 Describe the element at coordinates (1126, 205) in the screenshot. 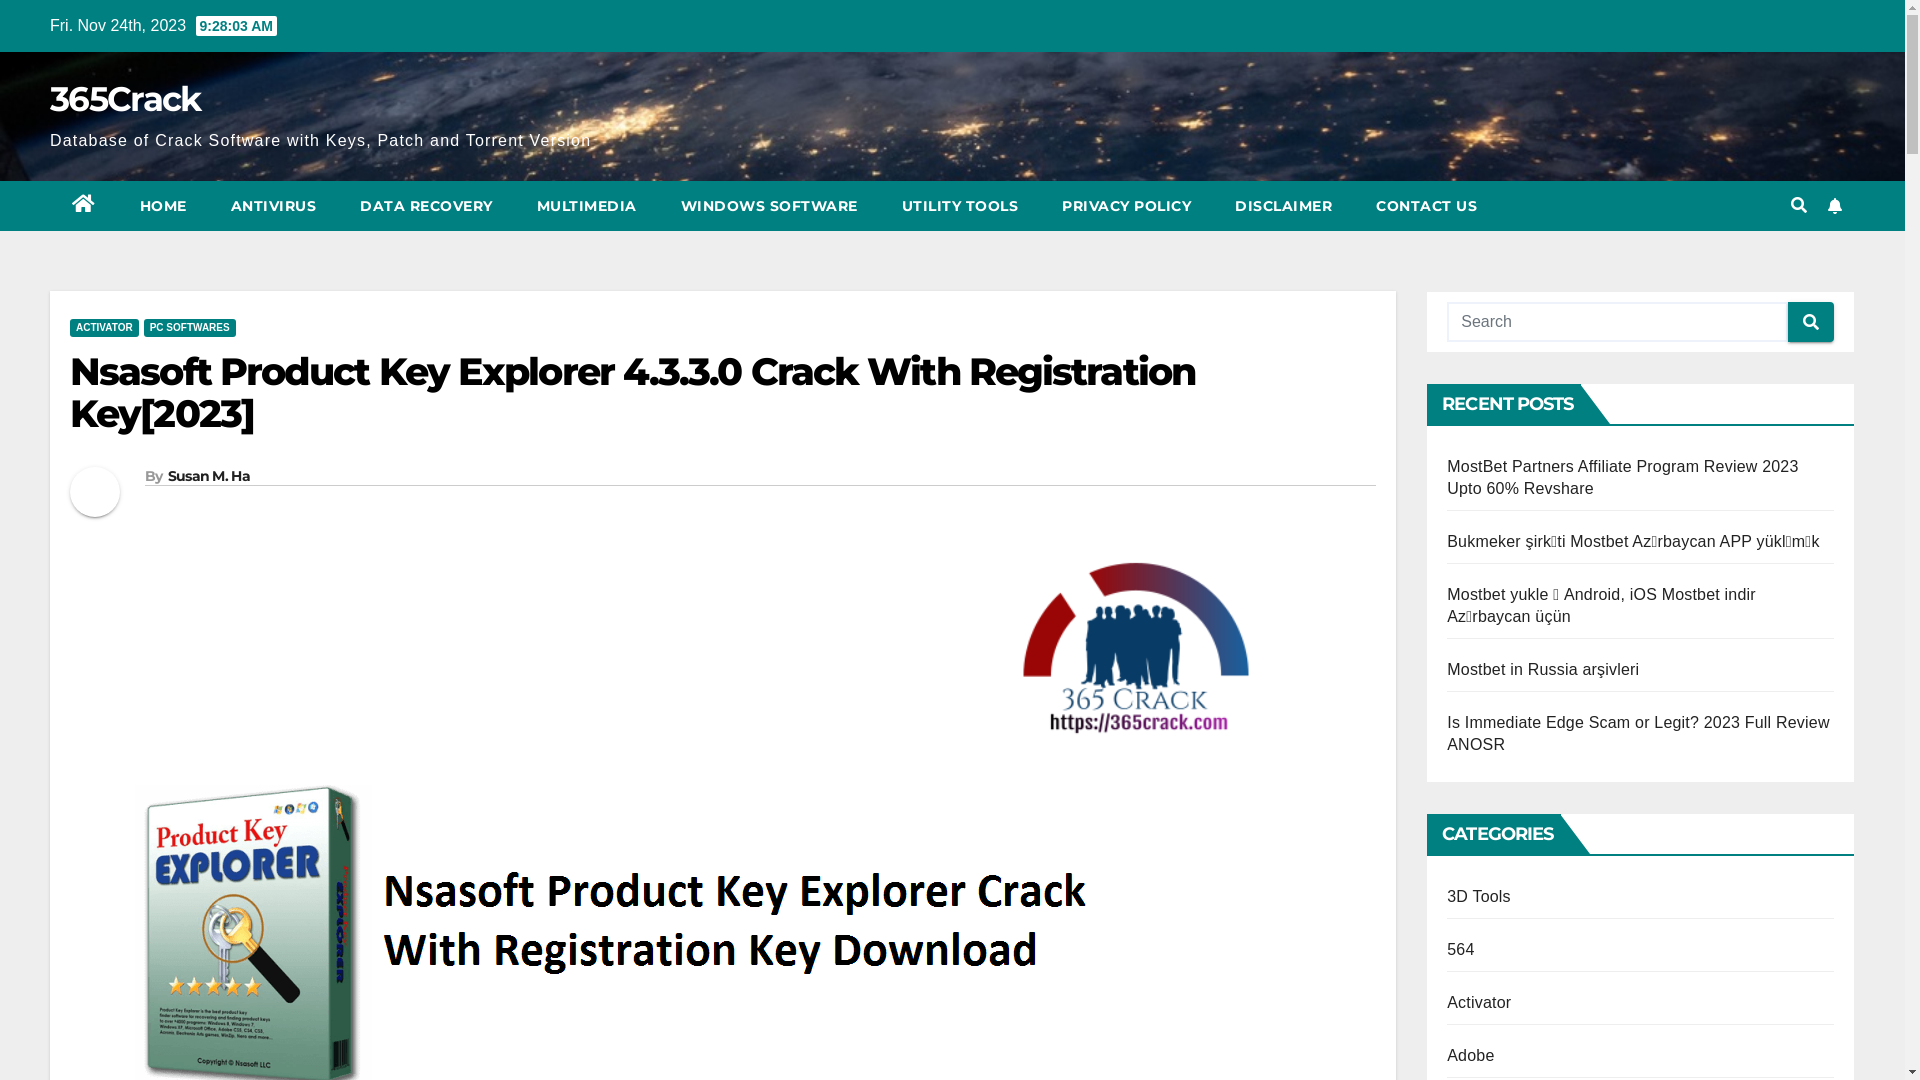

I see `'PRIVACY POLICY'` at that location.